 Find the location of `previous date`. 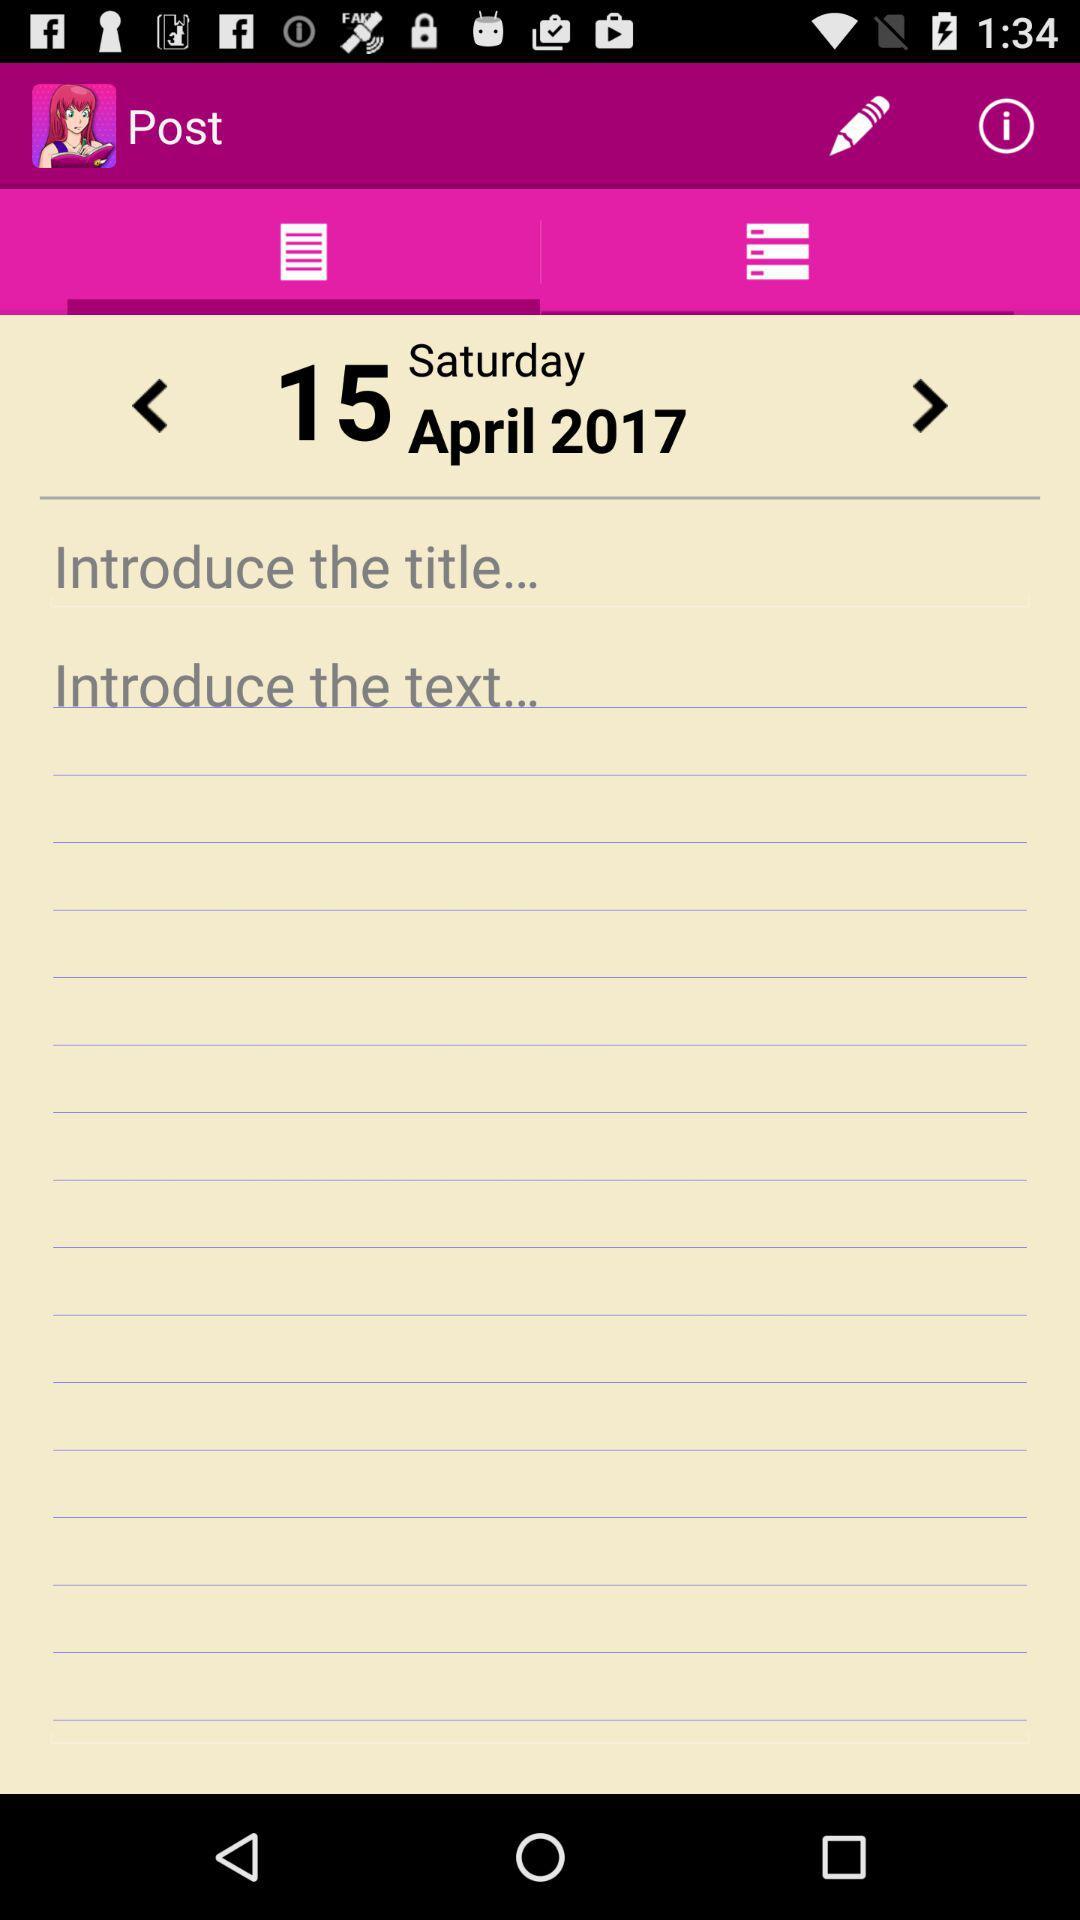

previous date is located at coordinates (148, 404).